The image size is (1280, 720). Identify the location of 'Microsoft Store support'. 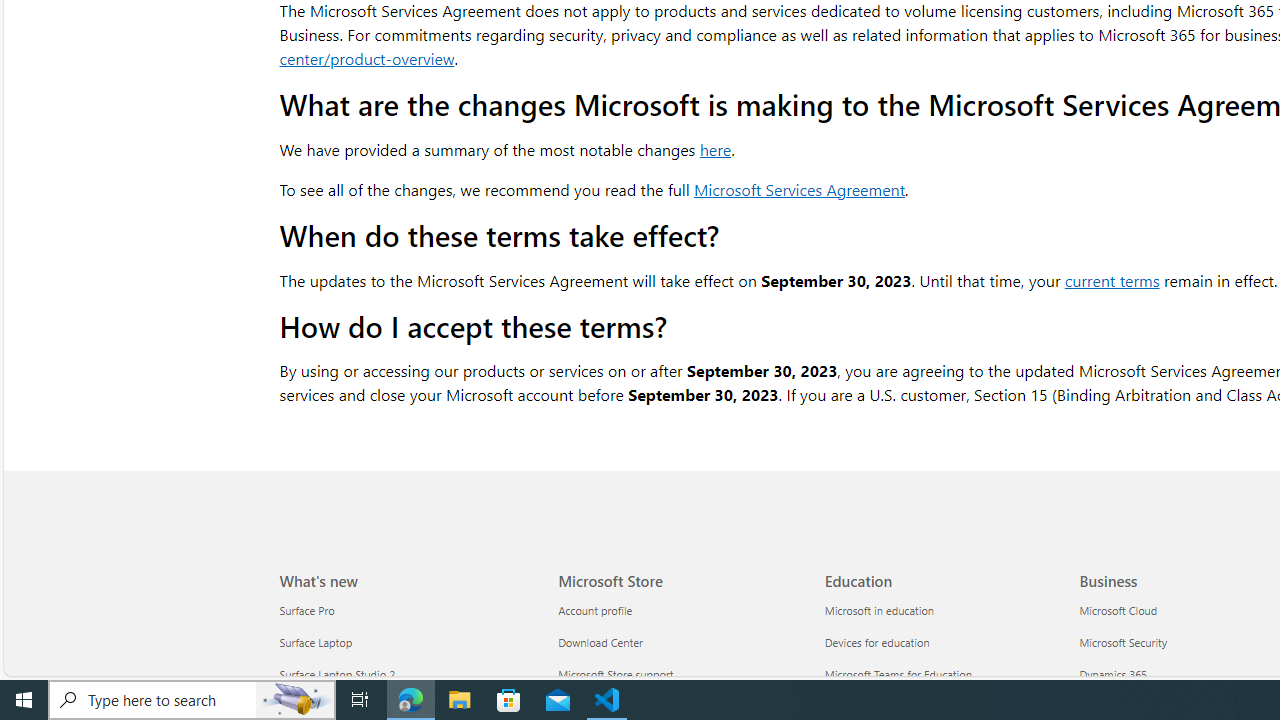
(679, 675).